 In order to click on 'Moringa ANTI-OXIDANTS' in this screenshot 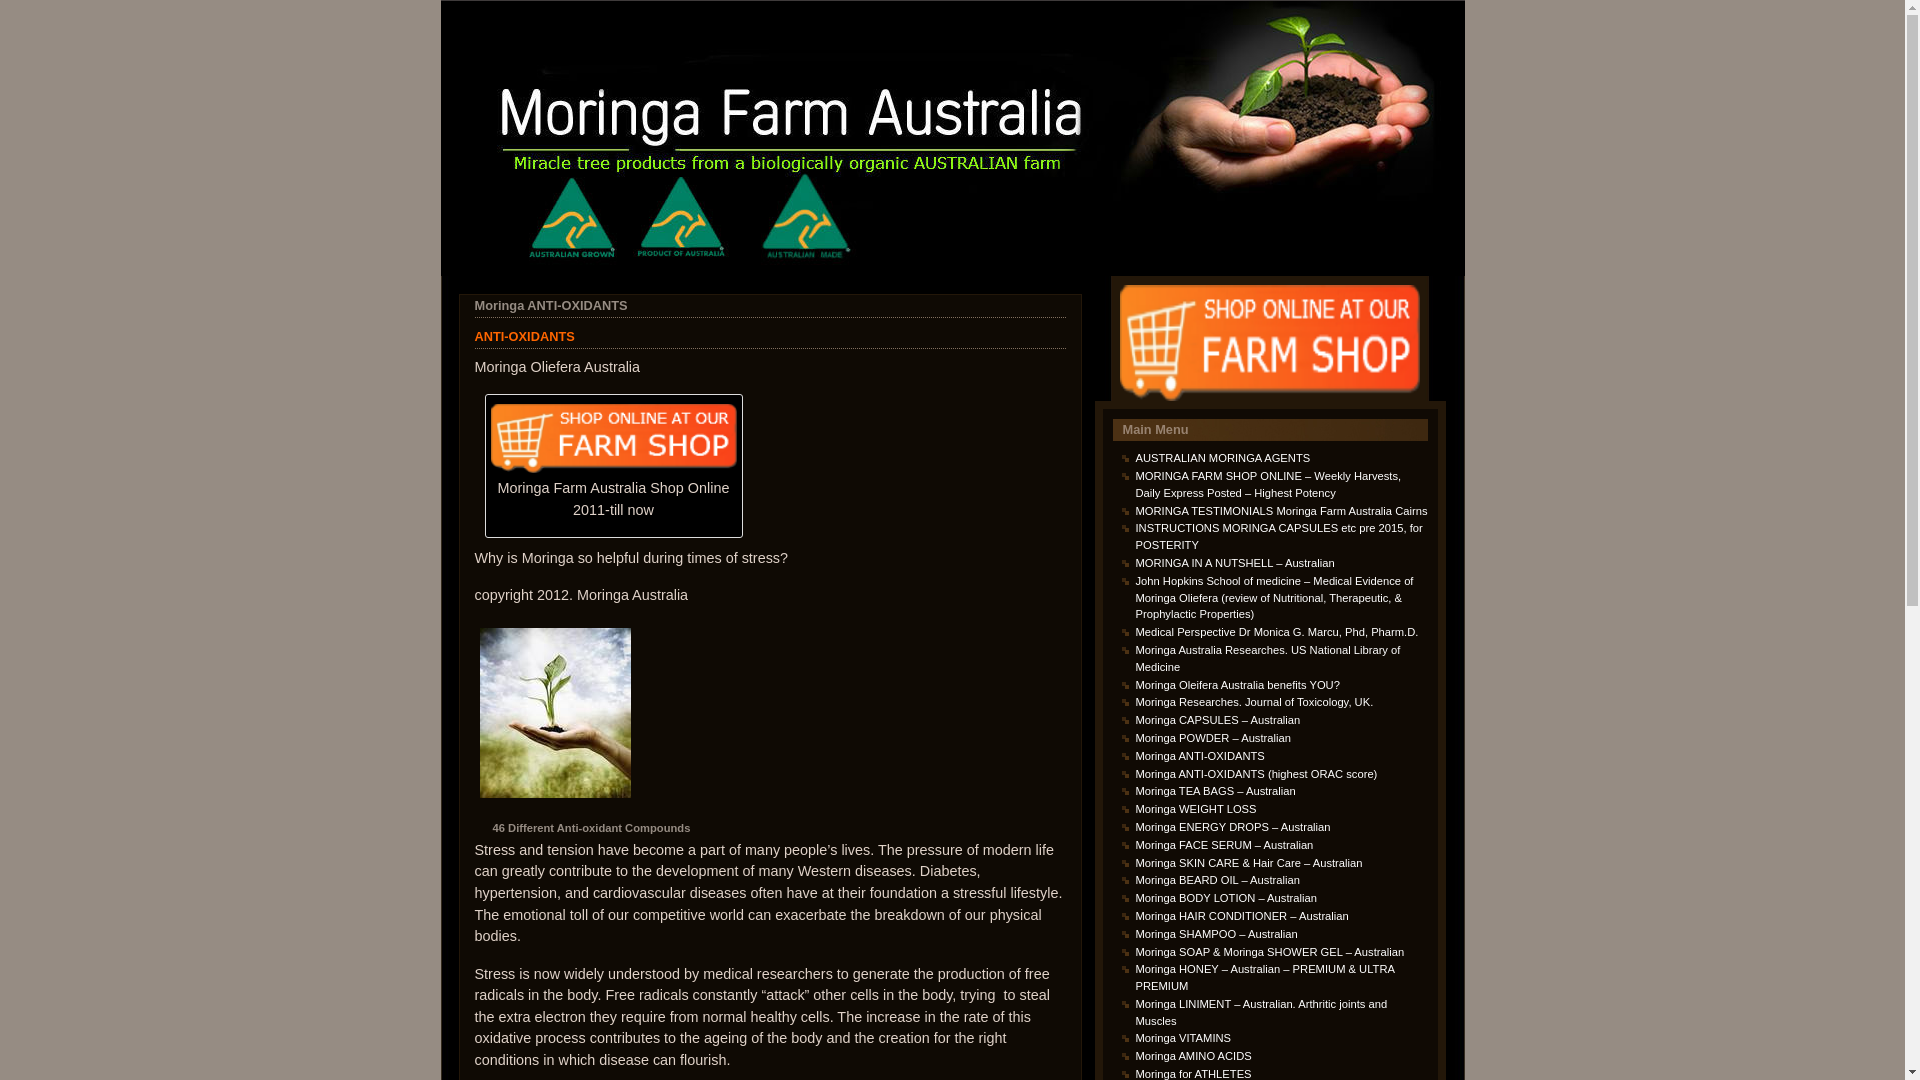, I will do `click(1200, 756)`.